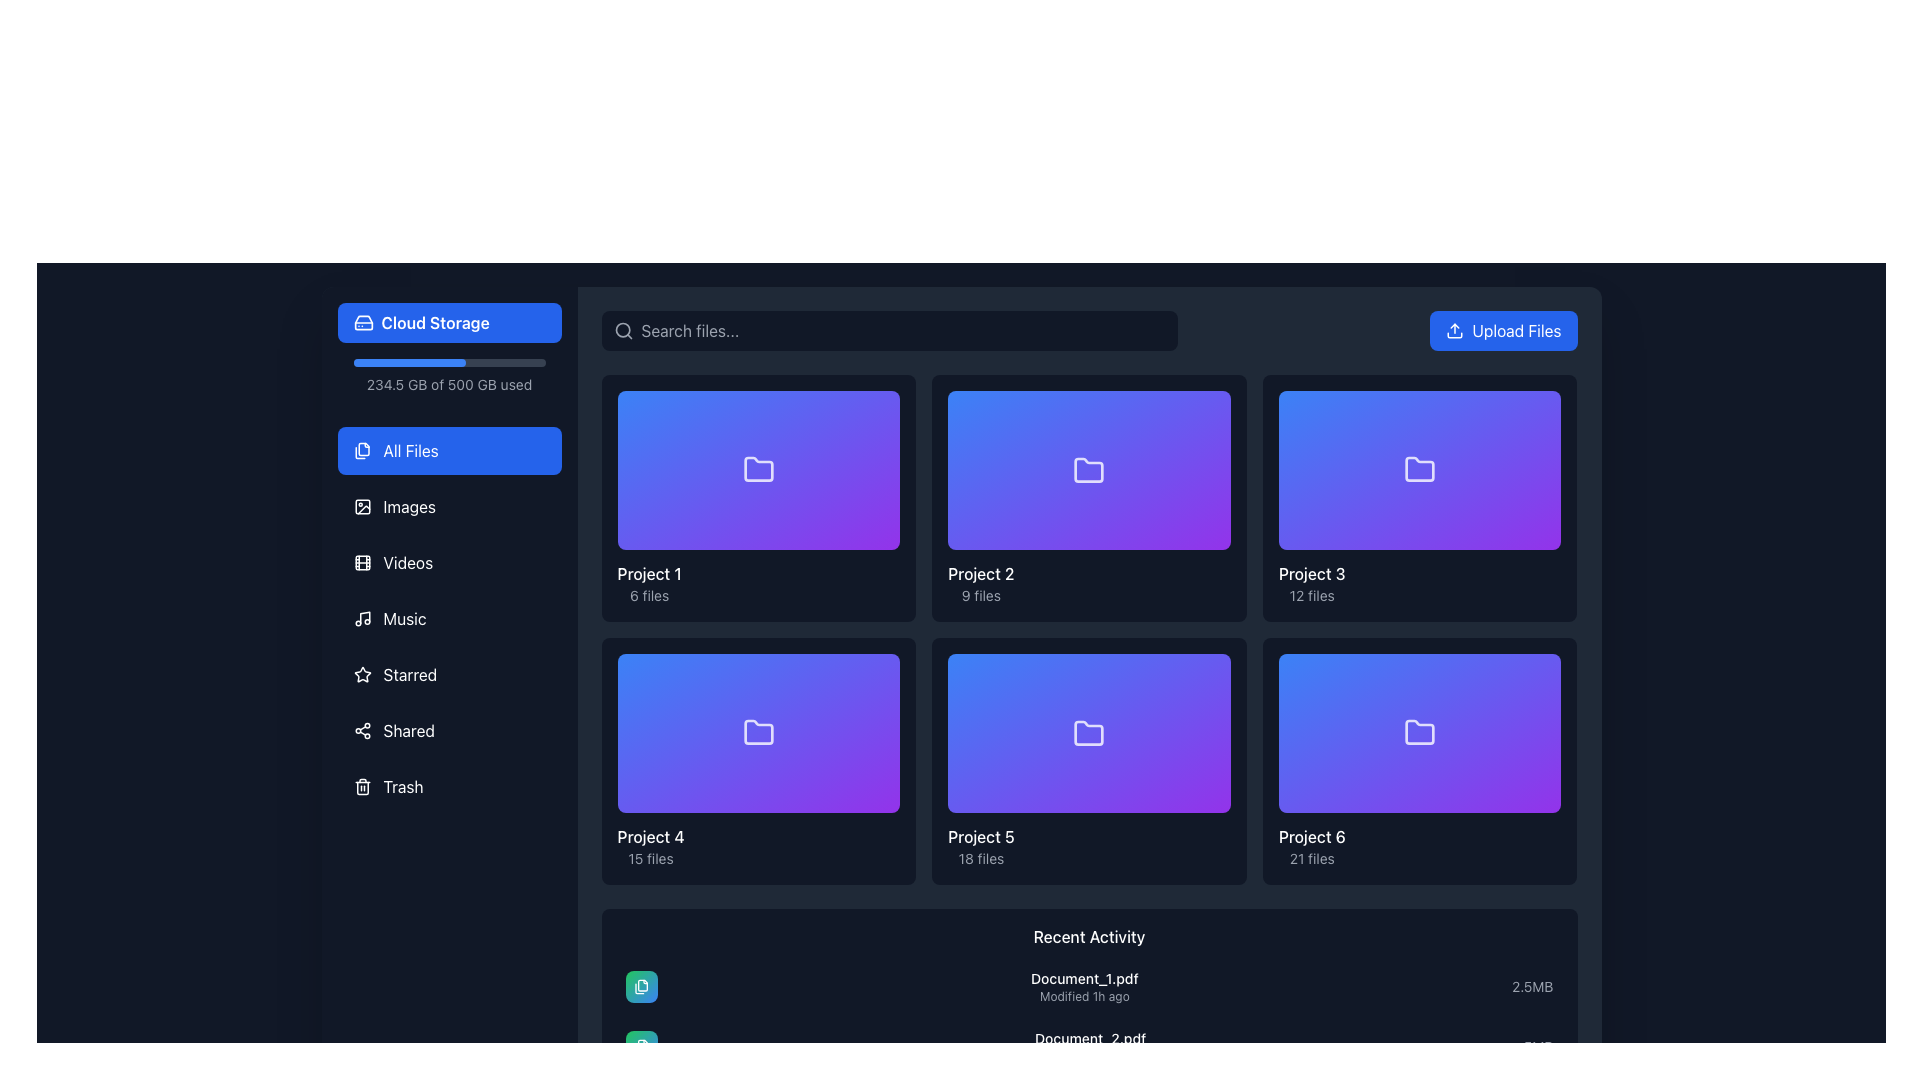 The height and width of the screenshot is (1080, 1920). What do you see at coordinates (622, 330) in the screenshot?
I see `the search icon located on the far left side of the search bar input field, which is near the top-center of the interface` at bounding box center [622, 330].